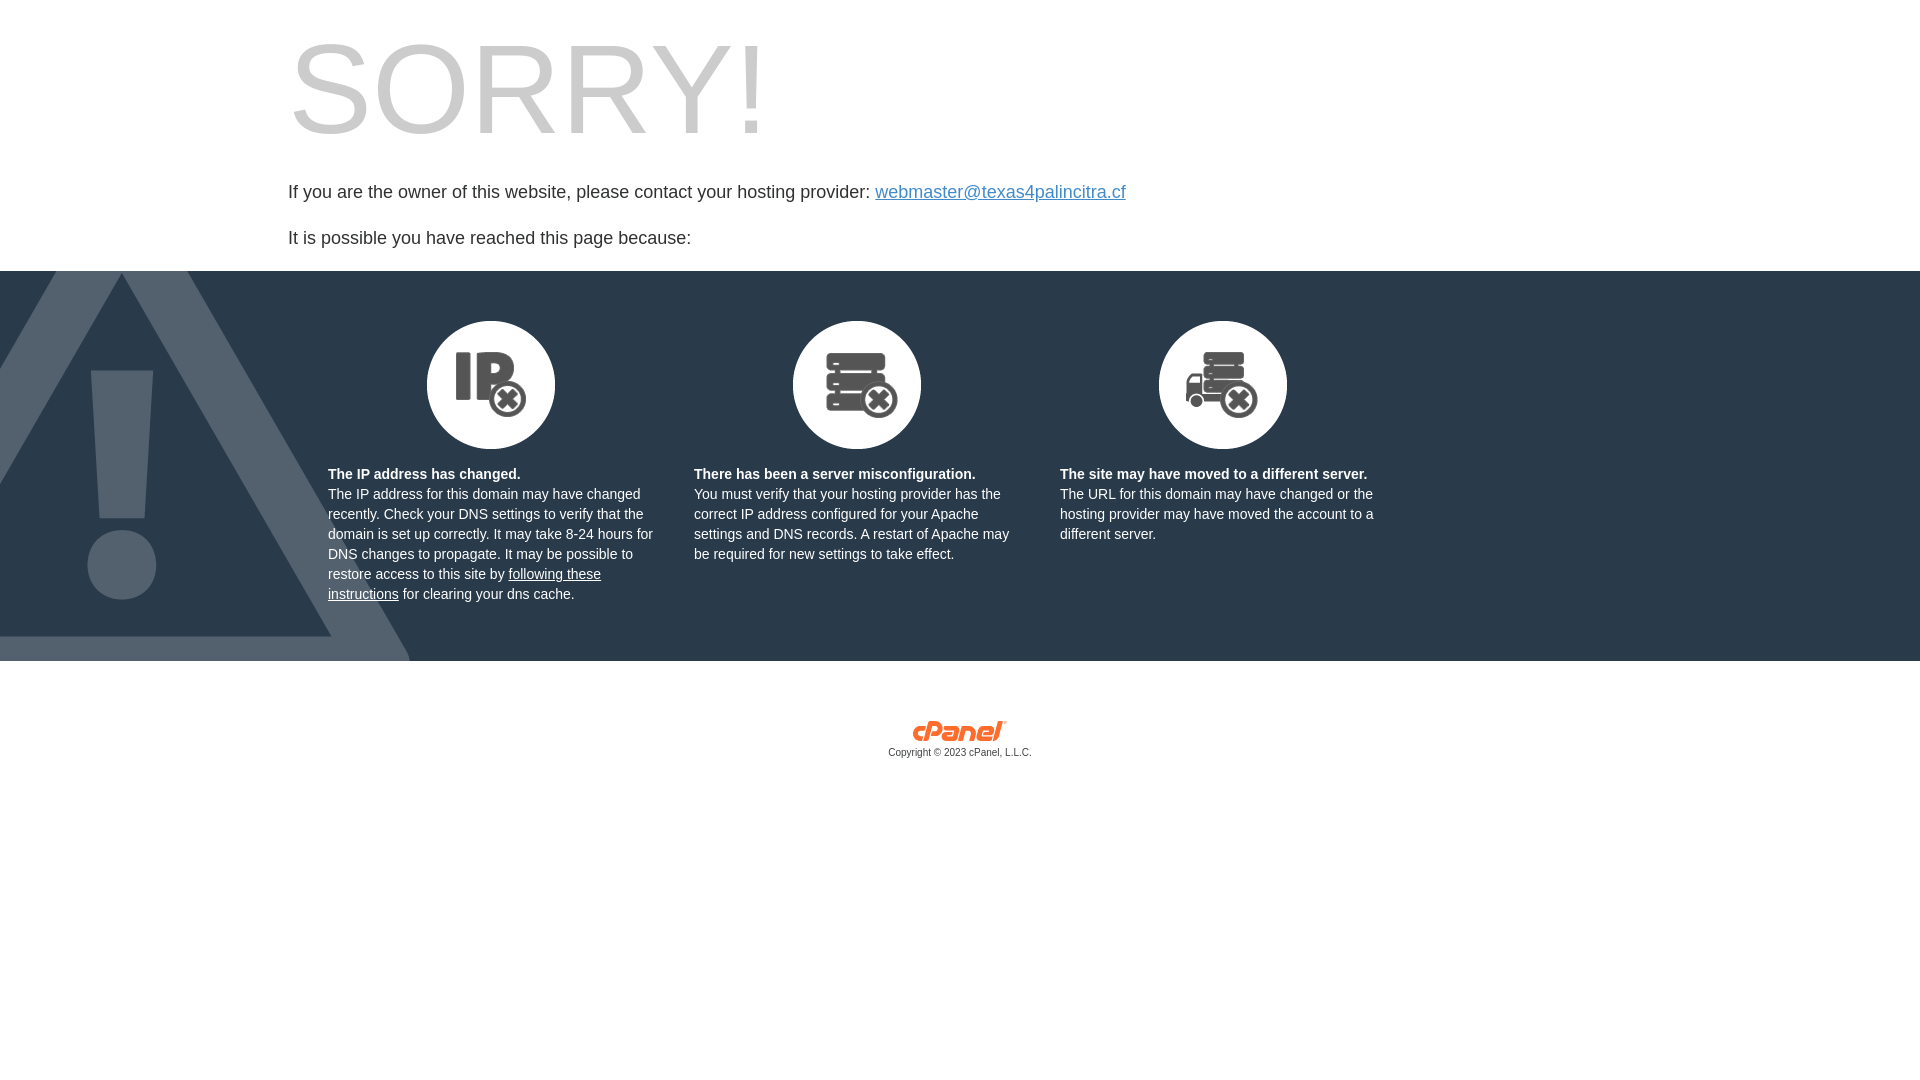 The width and height of the screenshot is (1920, 1080). I want to click on 'following these instructions', so click(463, 583).